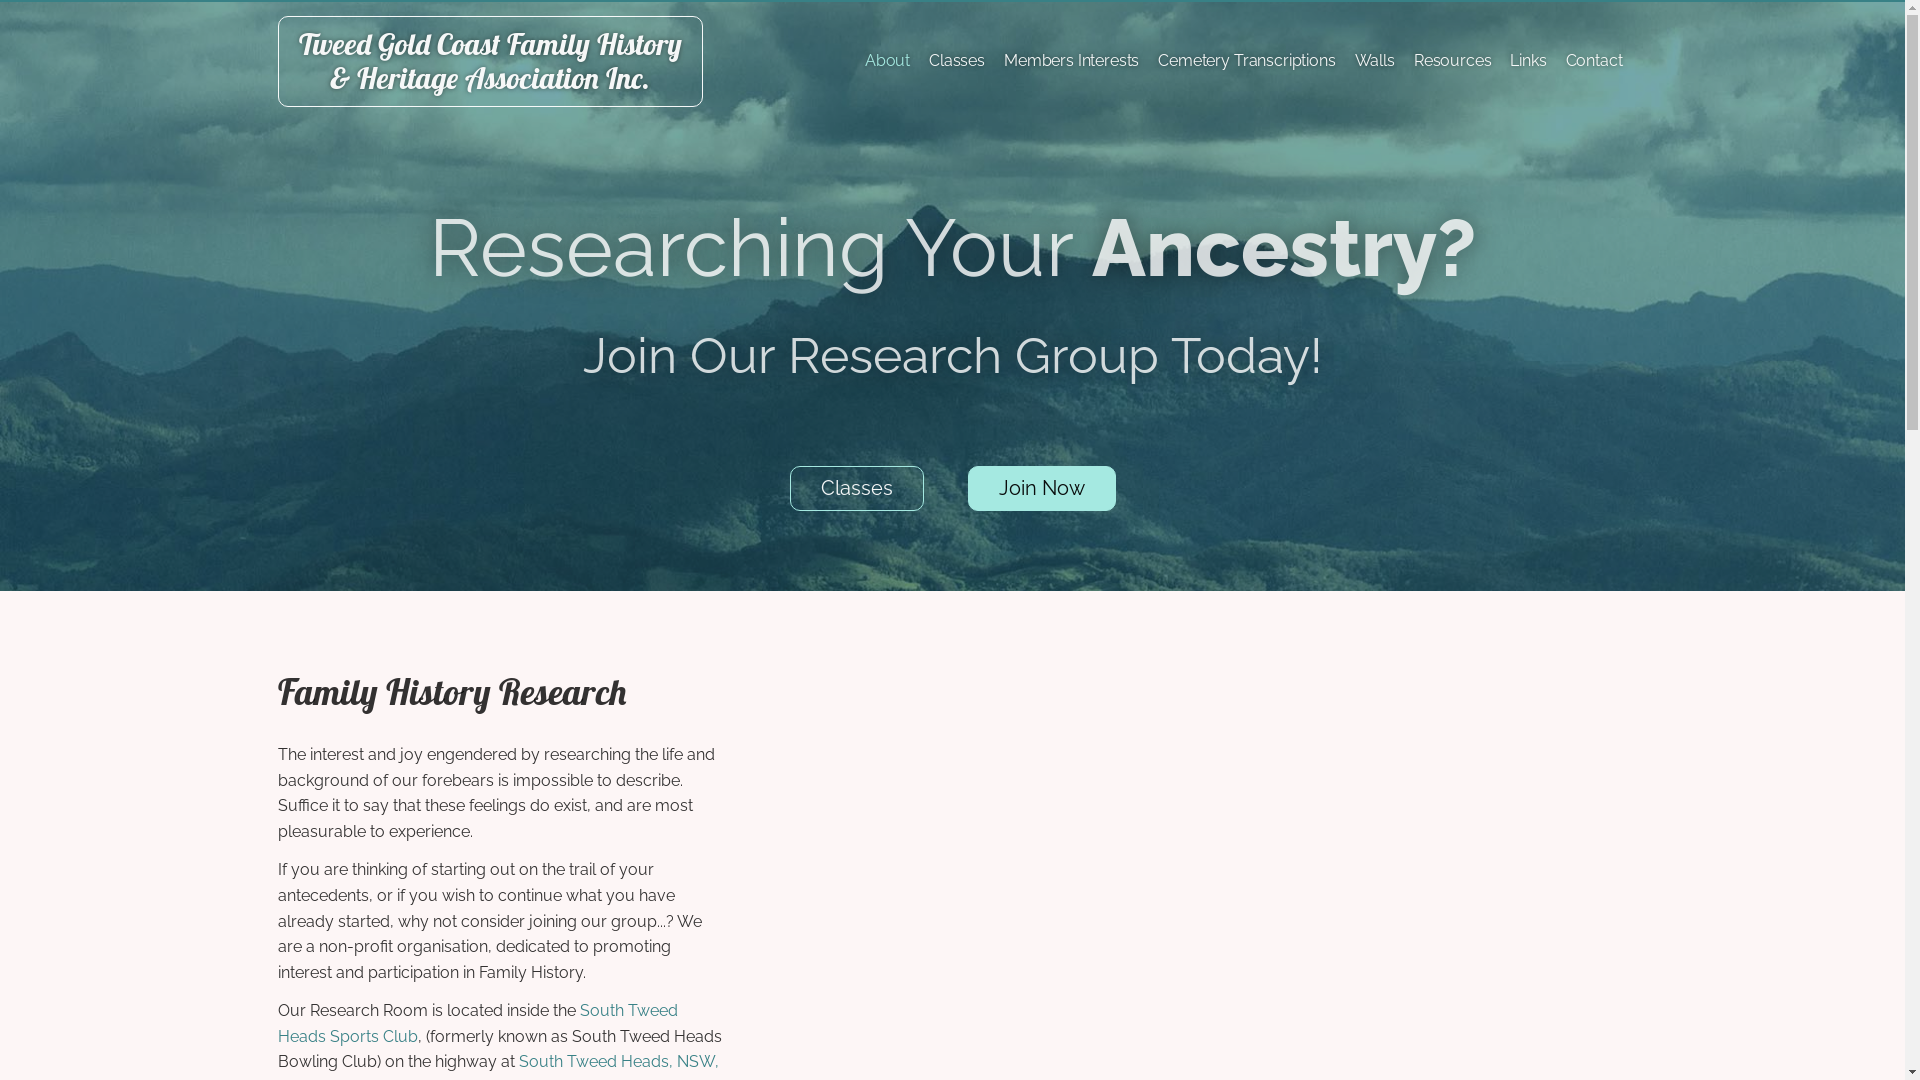 The image size is (1920, 1080). Describe the element at coordinates (1526, 60) in the screenshot. I see `'Links'` at that location.